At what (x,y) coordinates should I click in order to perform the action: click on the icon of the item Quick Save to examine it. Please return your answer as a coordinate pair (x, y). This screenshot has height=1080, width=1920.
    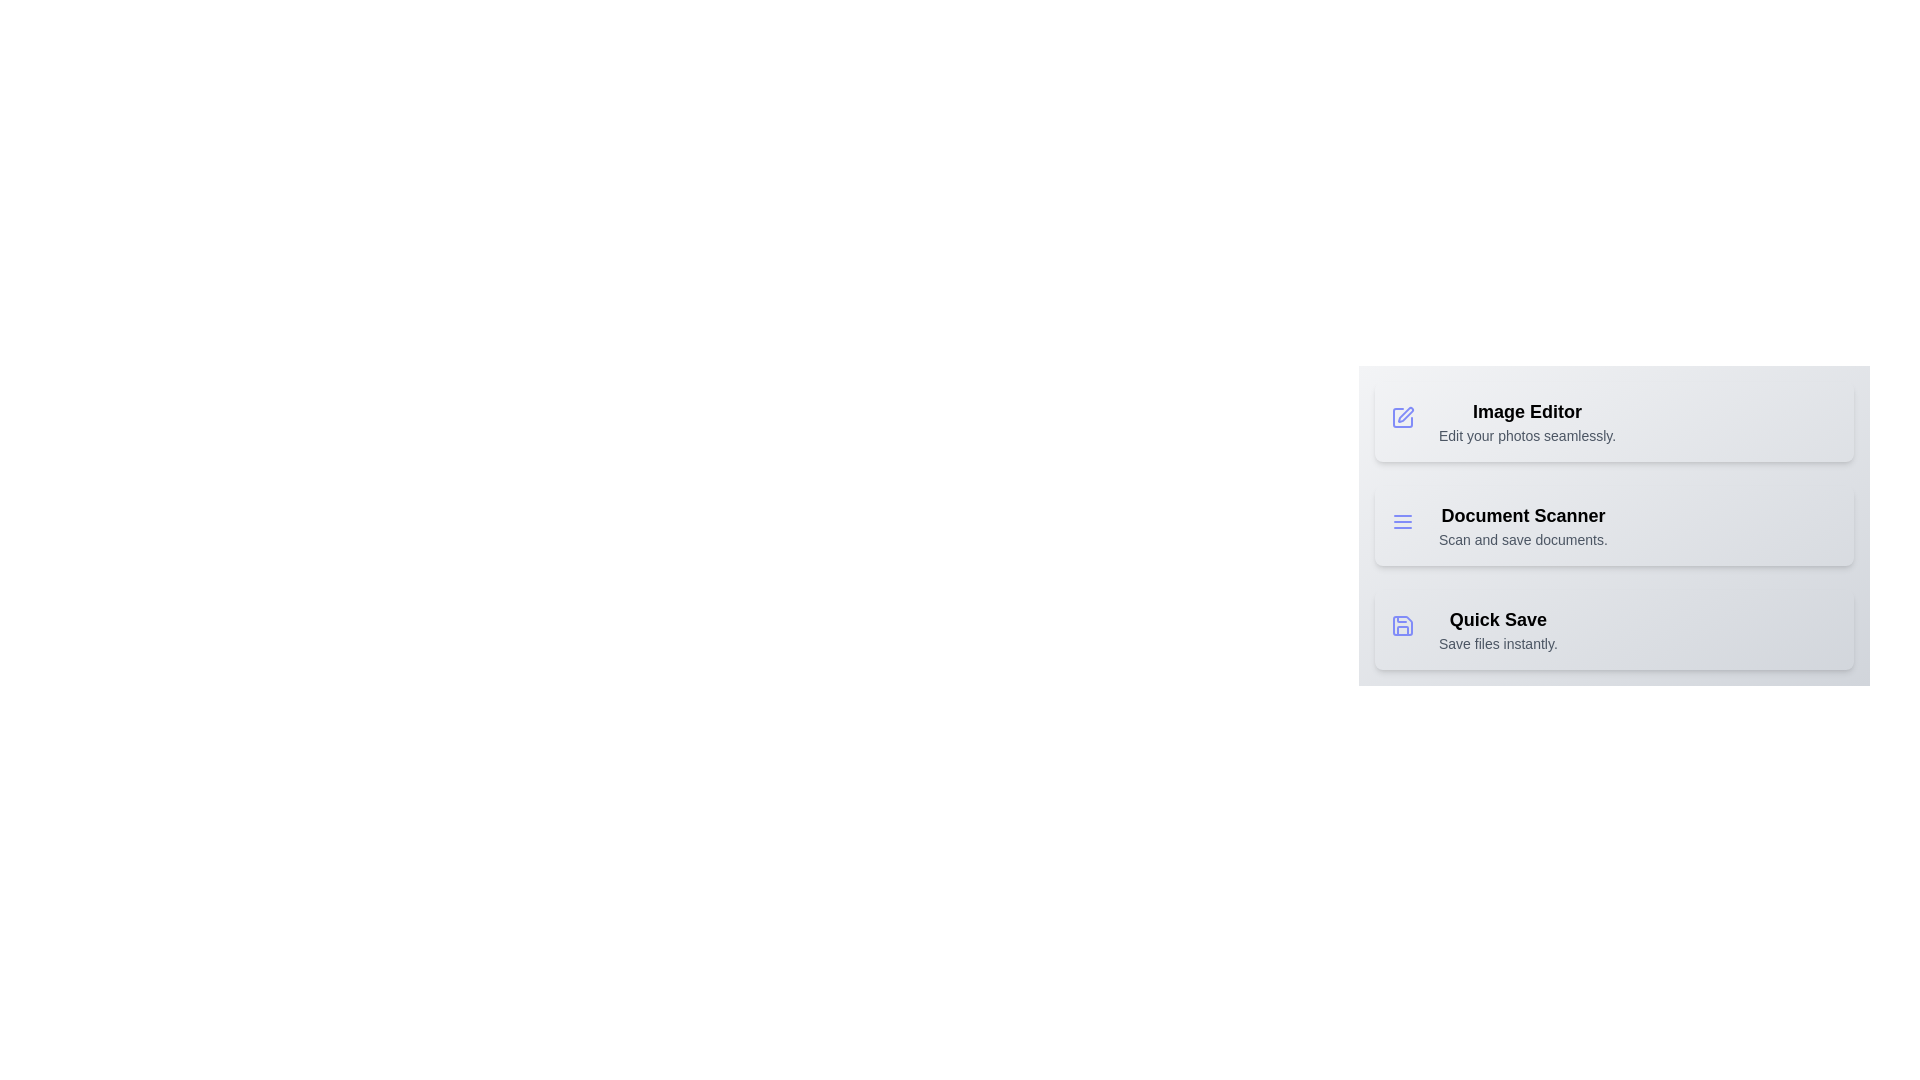
    Looking at the image, I should click on (1405, 628).